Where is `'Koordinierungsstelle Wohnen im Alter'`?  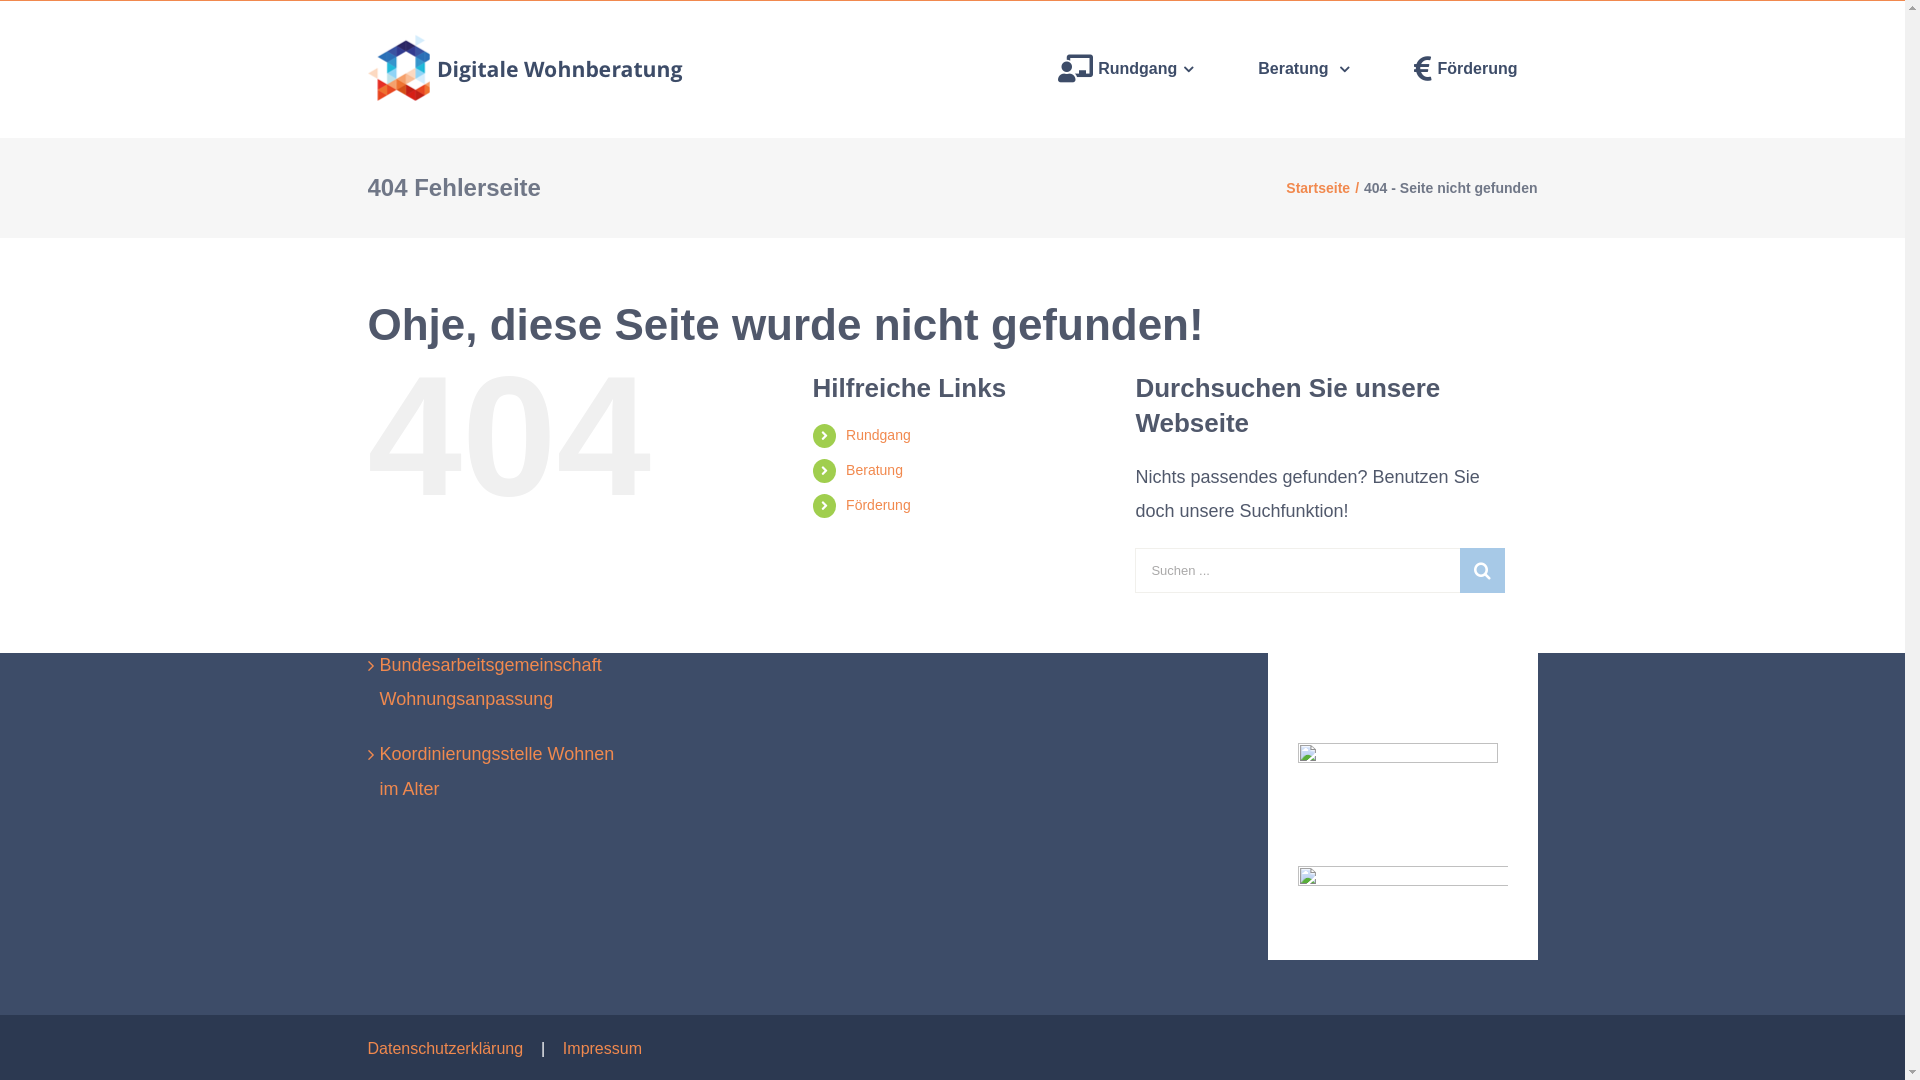 'Koordinierungsstelle Wohnen im Alter' is located at coordinates (379, 770).